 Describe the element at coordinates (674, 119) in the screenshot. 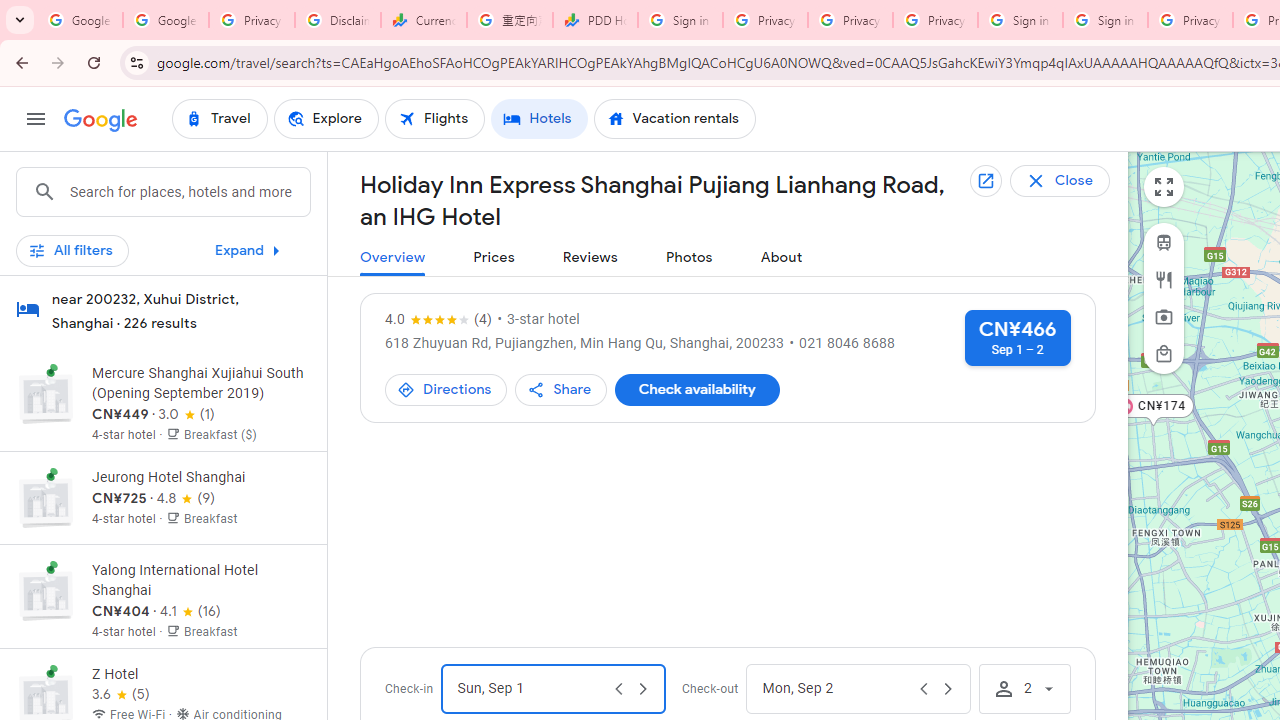

I see `'Vacation rentals'` at that location.